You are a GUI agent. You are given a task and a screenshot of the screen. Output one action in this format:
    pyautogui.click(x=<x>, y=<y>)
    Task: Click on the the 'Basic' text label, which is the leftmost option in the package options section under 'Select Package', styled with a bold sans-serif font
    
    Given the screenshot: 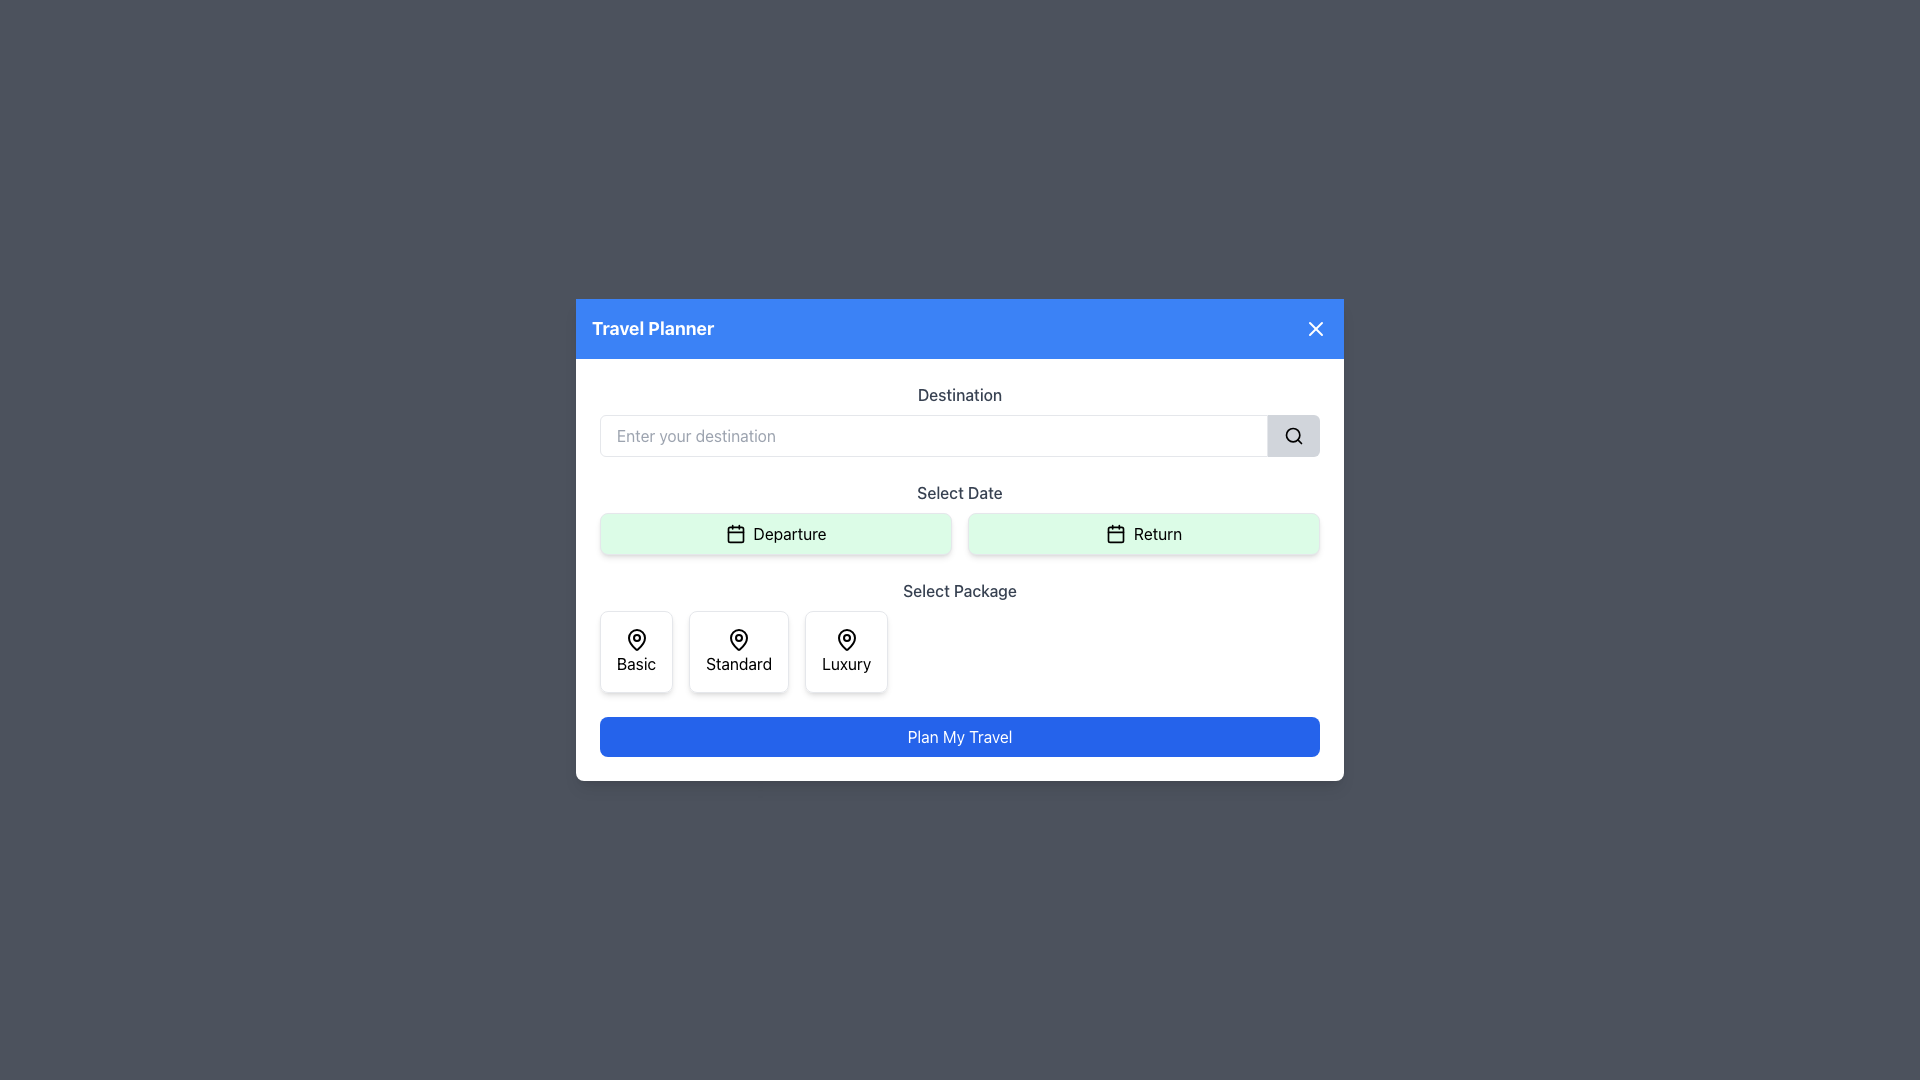 What is the action you would take?
    pyautogui.click(x=635, y=663)
    